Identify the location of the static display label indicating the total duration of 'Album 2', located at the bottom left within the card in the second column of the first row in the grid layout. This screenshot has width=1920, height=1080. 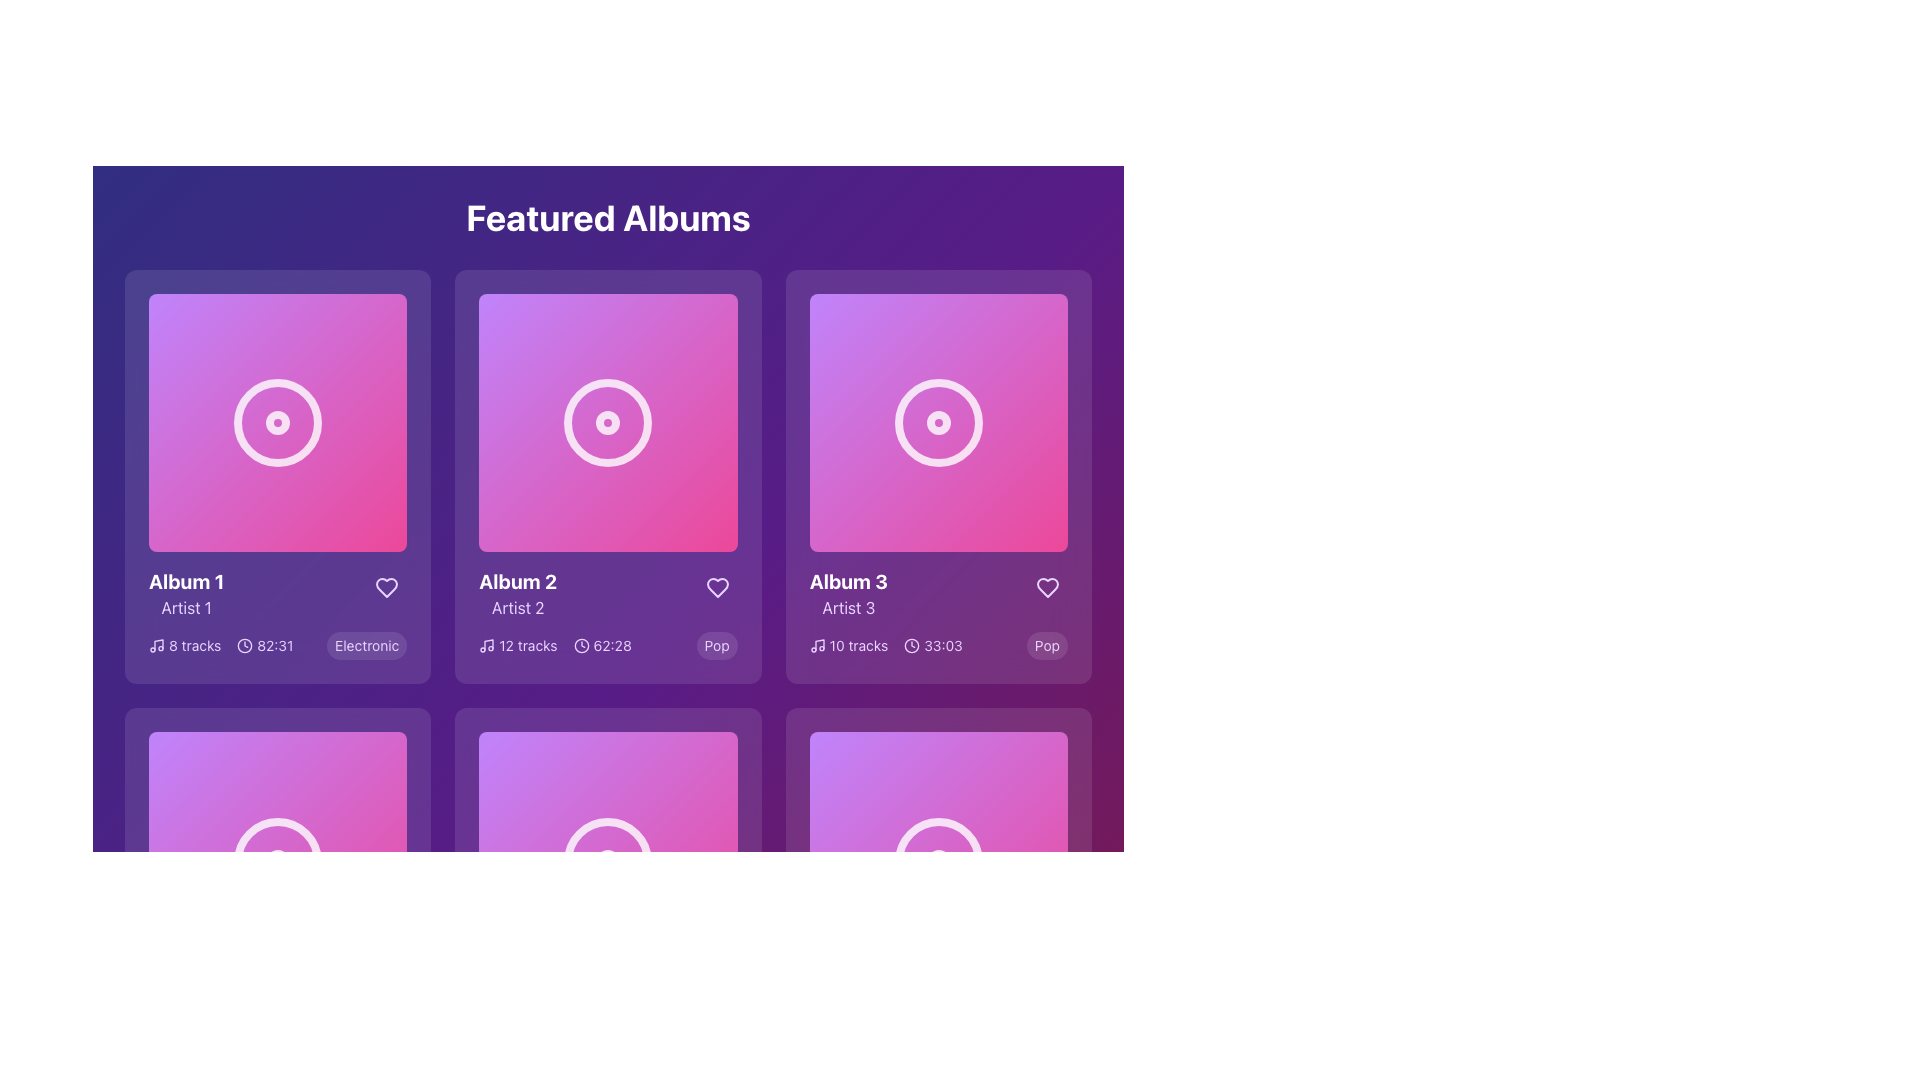
(601, 646).